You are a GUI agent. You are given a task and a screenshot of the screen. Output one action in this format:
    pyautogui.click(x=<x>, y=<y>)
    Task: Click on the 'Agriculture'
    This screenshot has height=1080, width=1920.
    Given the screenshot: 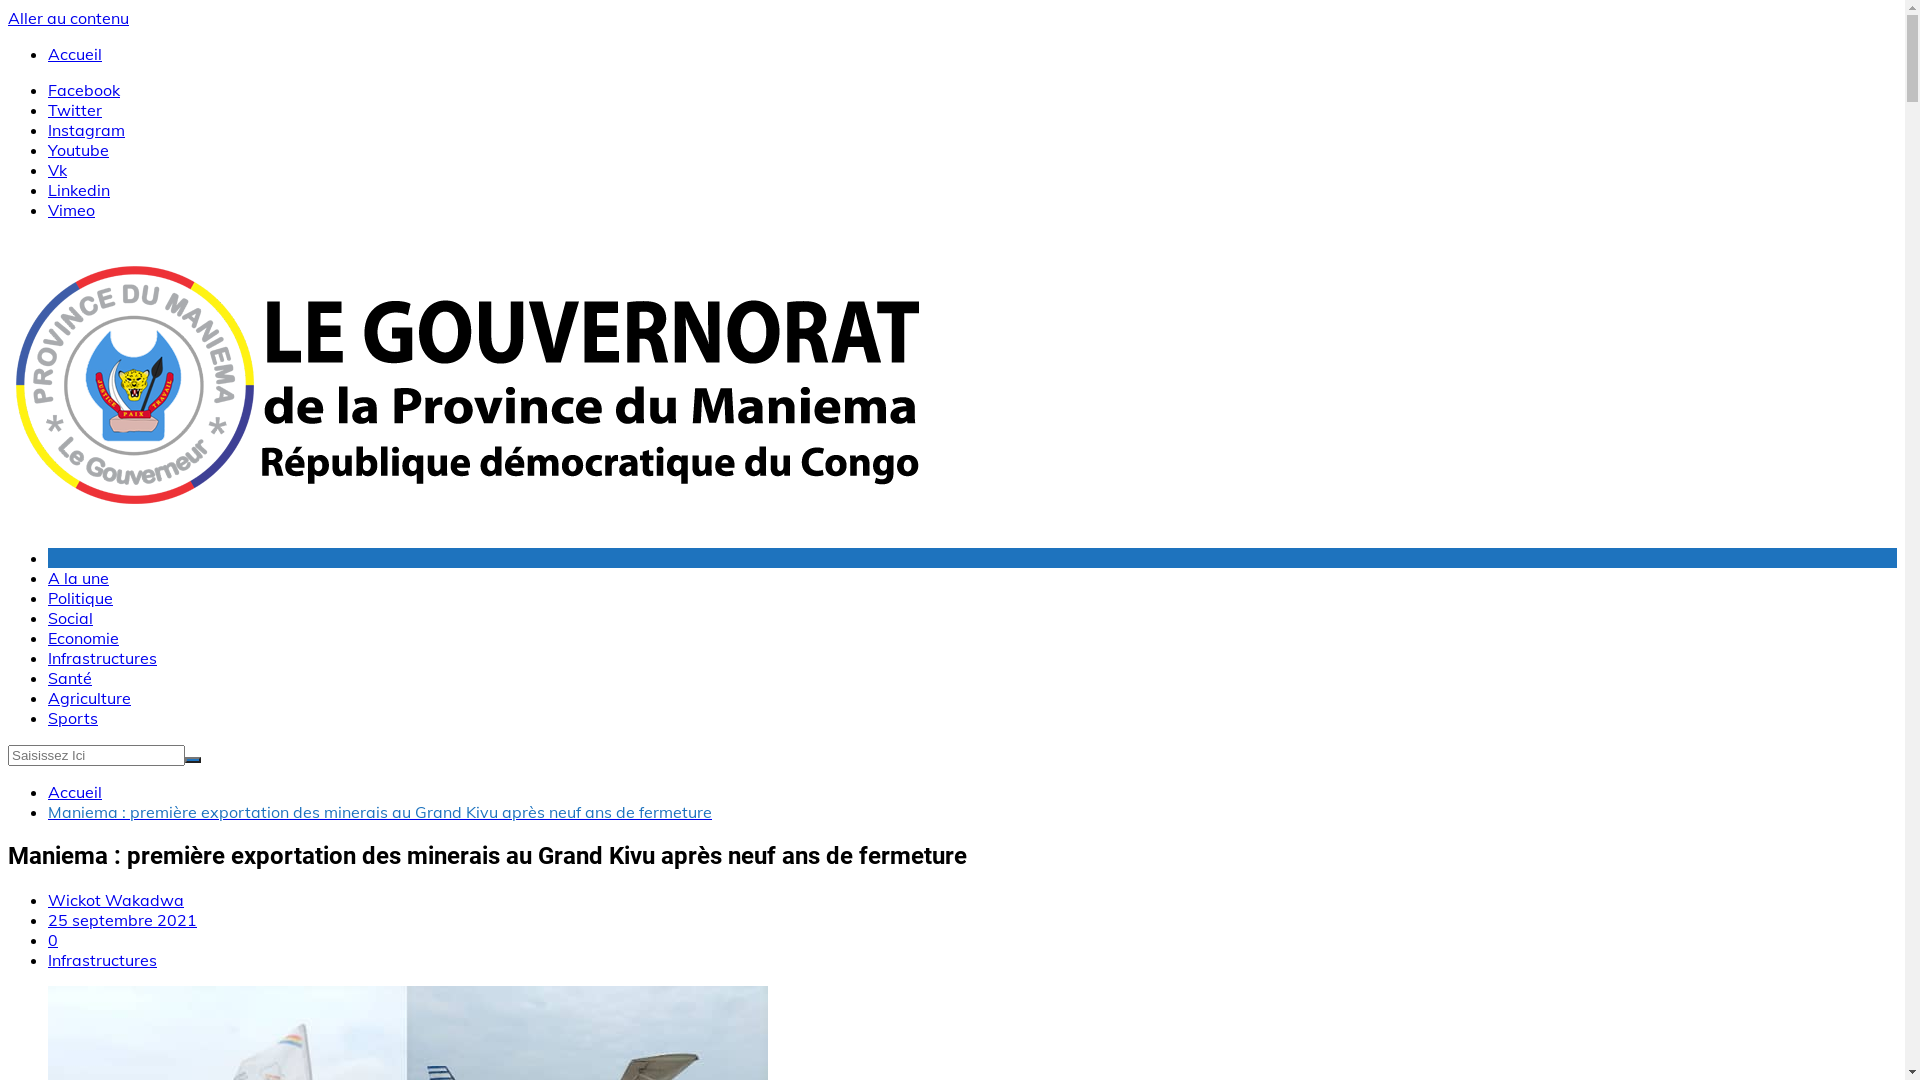 What is the action you would take?
    pyautogui.click(x=88, y=697)
    